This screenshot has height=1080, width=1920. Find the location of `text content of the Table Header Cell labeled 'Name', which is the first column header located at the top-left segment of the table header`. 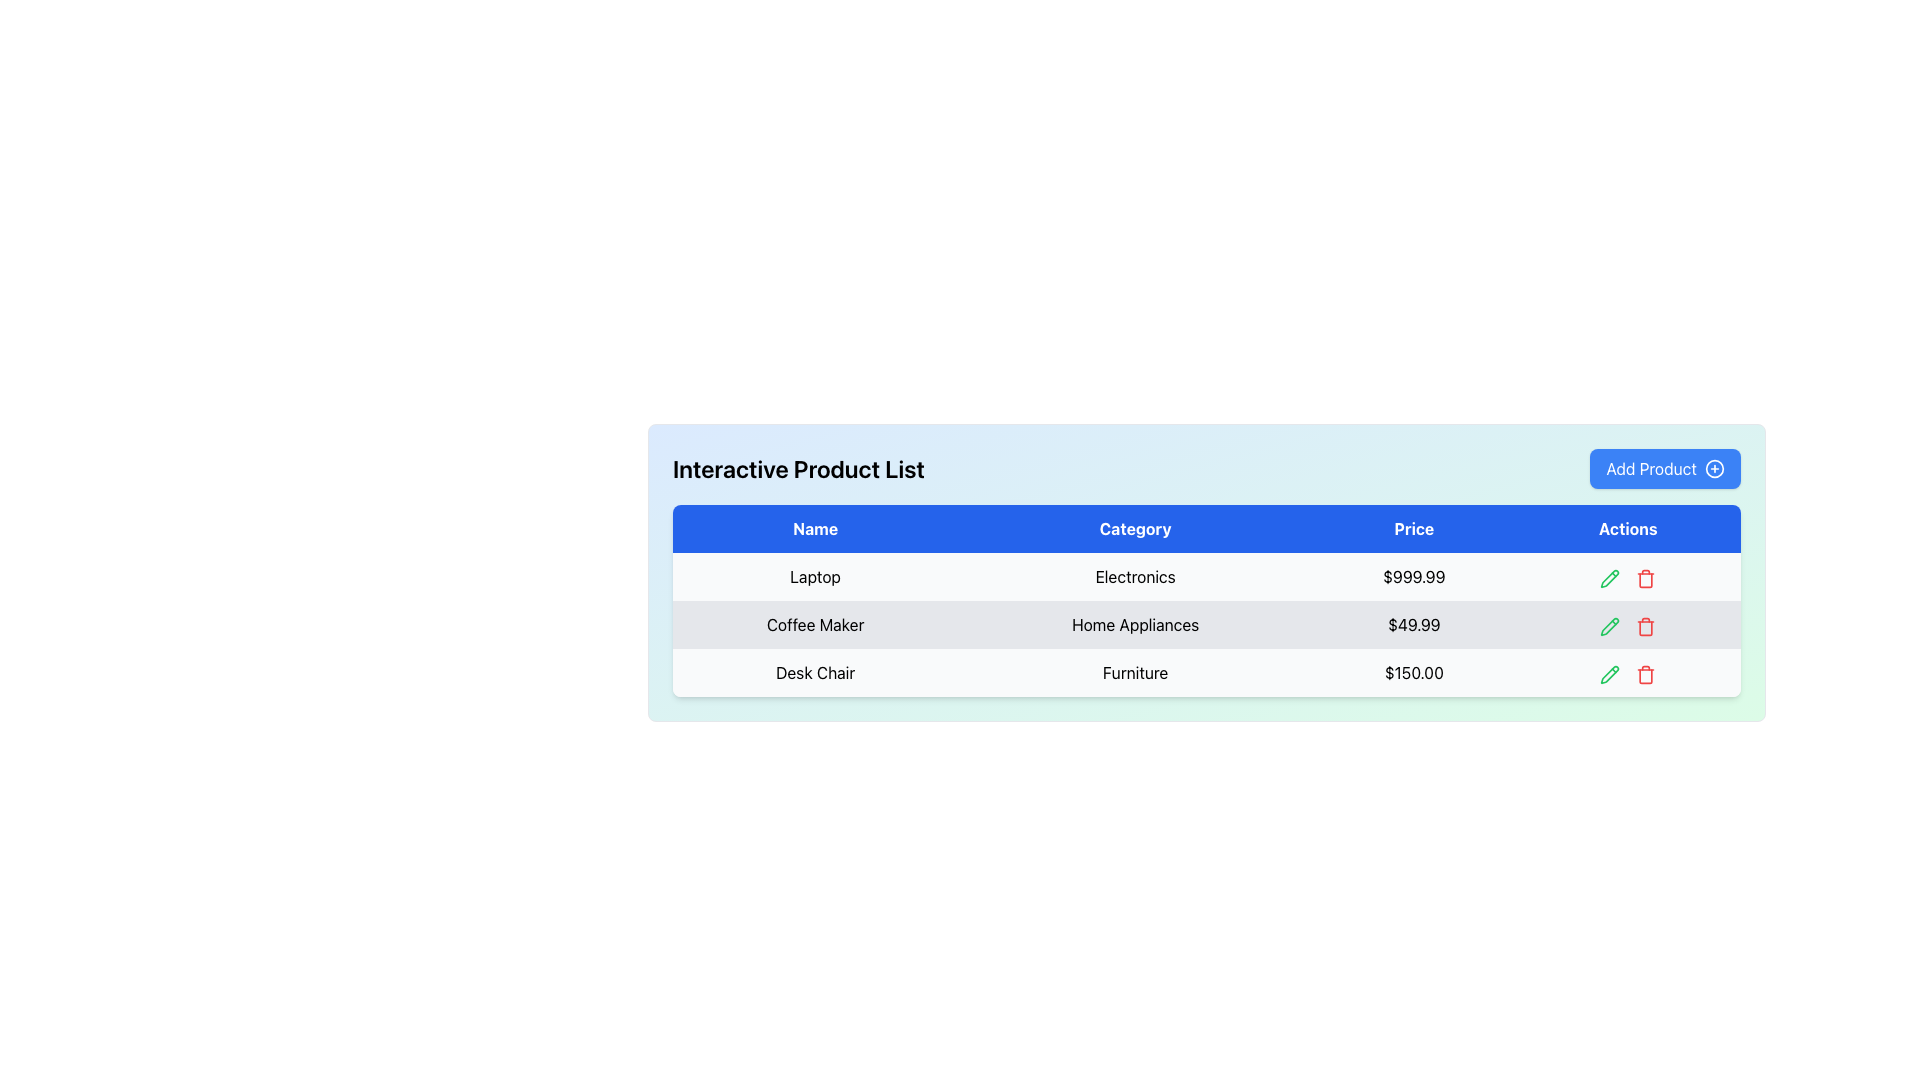

text content of the Table Header Cell labeled 'Name', which is the first column header located at the top-left segment of the table header is located at coordinates (815, 527).